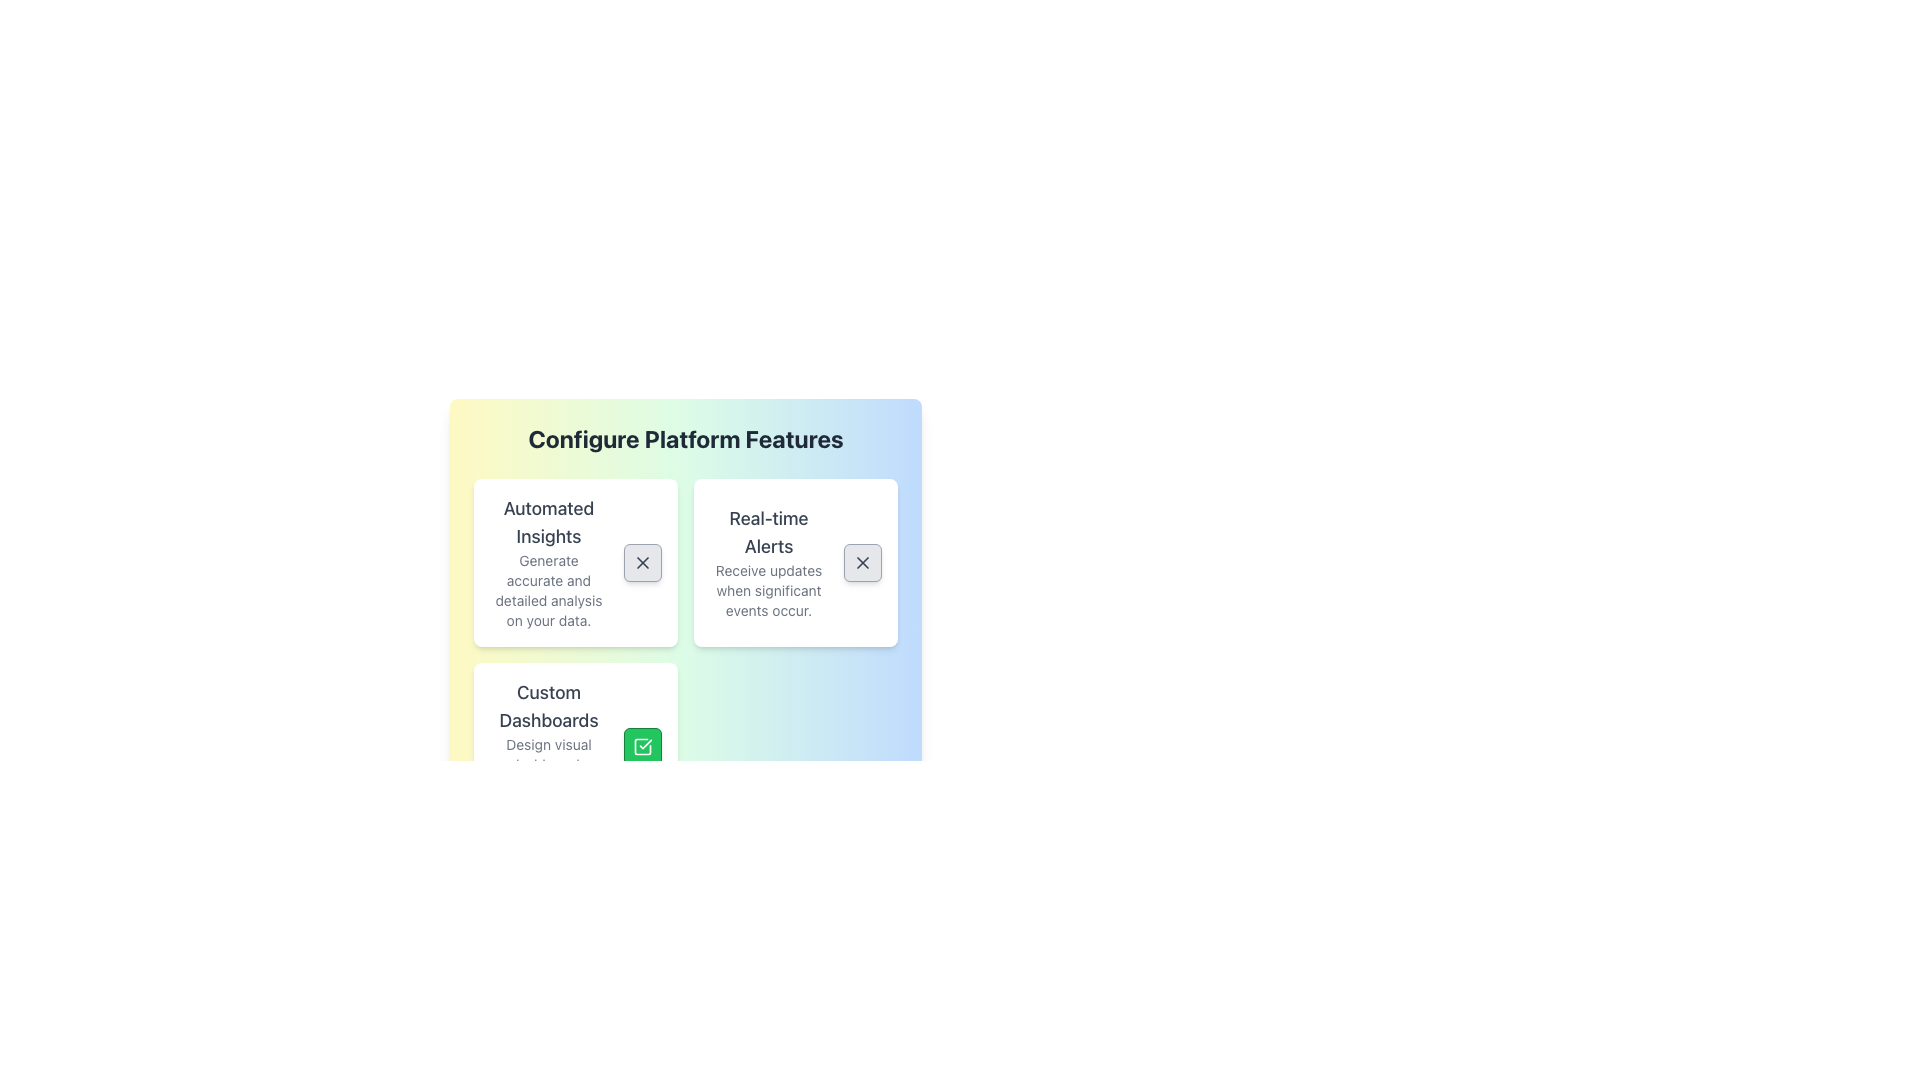 Image resolution: width=1920 pixels, height=1080 pixels. I want to click on the 'Automated Insights' informational card located in the top-left section of the 'Configure Platform Features' grid, so click(575, 563).